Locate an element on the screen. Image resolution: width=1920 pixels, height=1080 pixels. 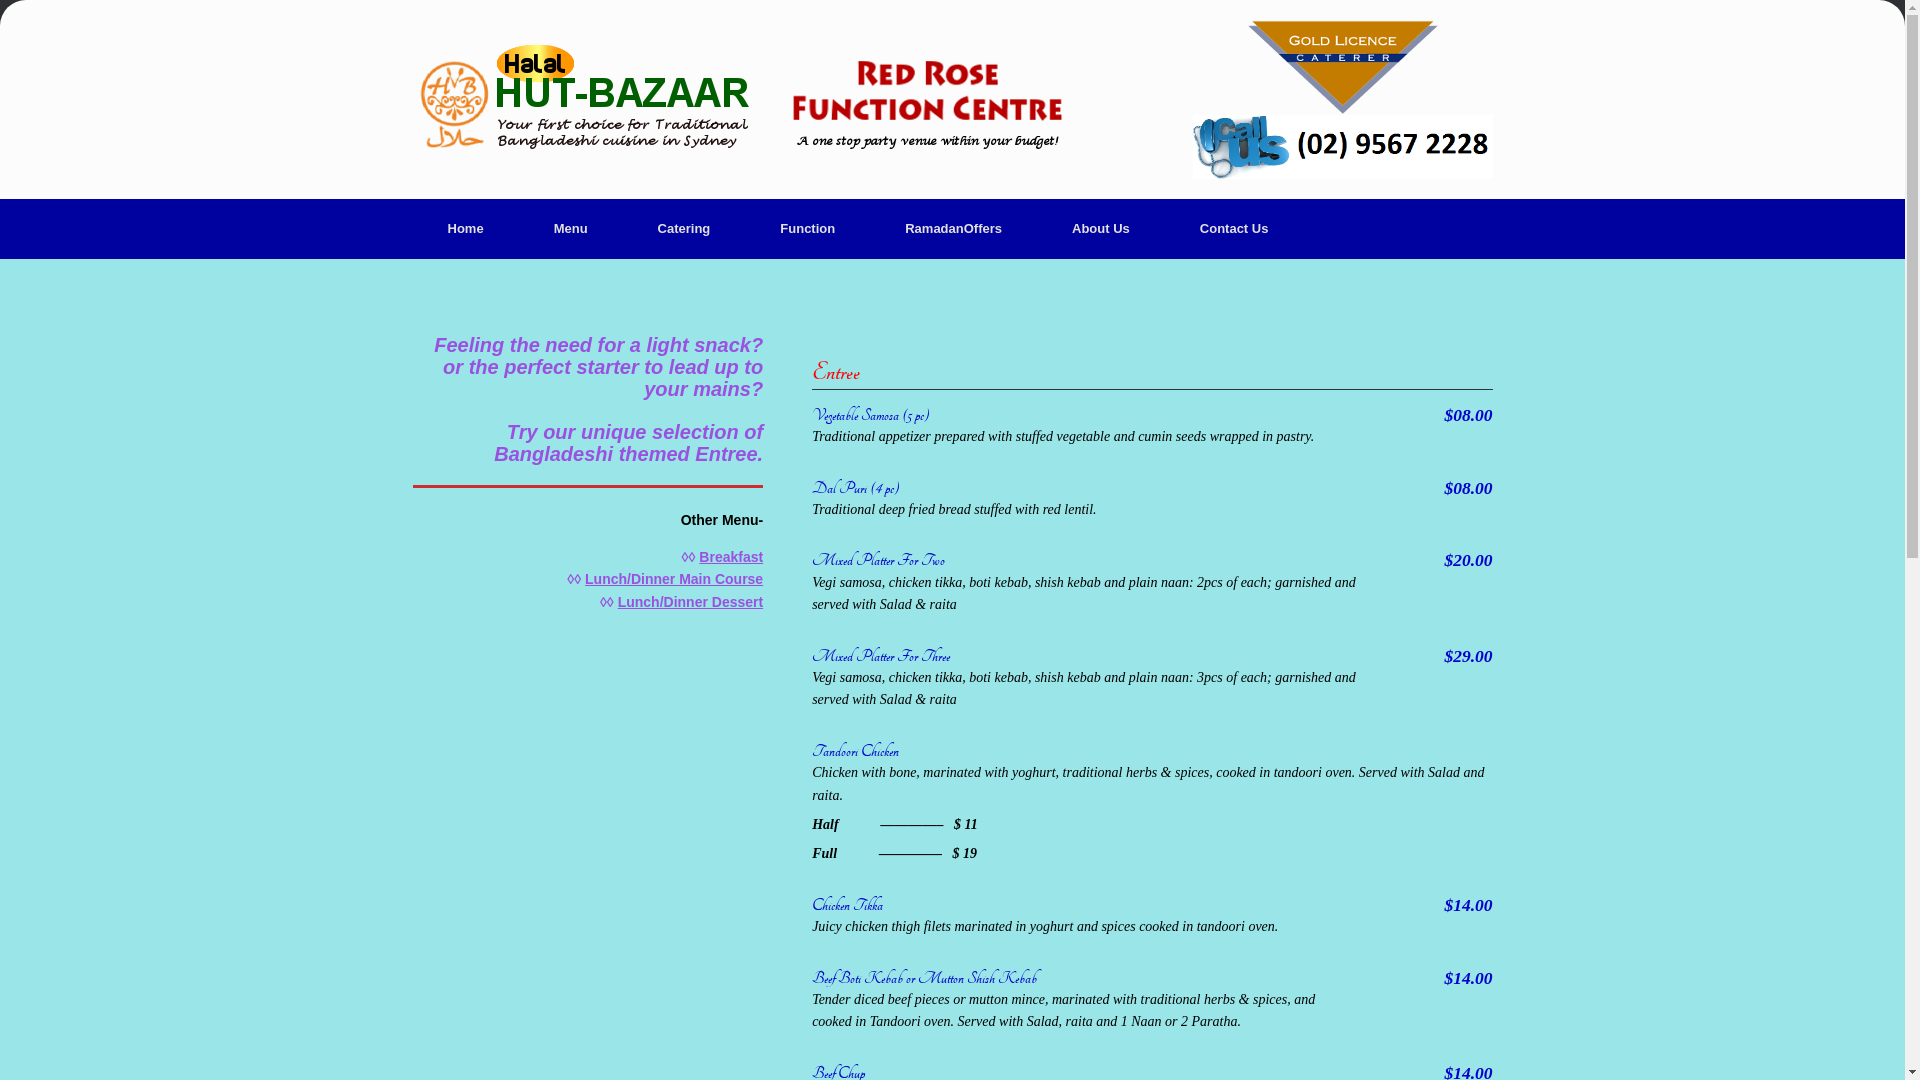
'Lunch/Dinner Main Course' is located at coordinates (584, 578).